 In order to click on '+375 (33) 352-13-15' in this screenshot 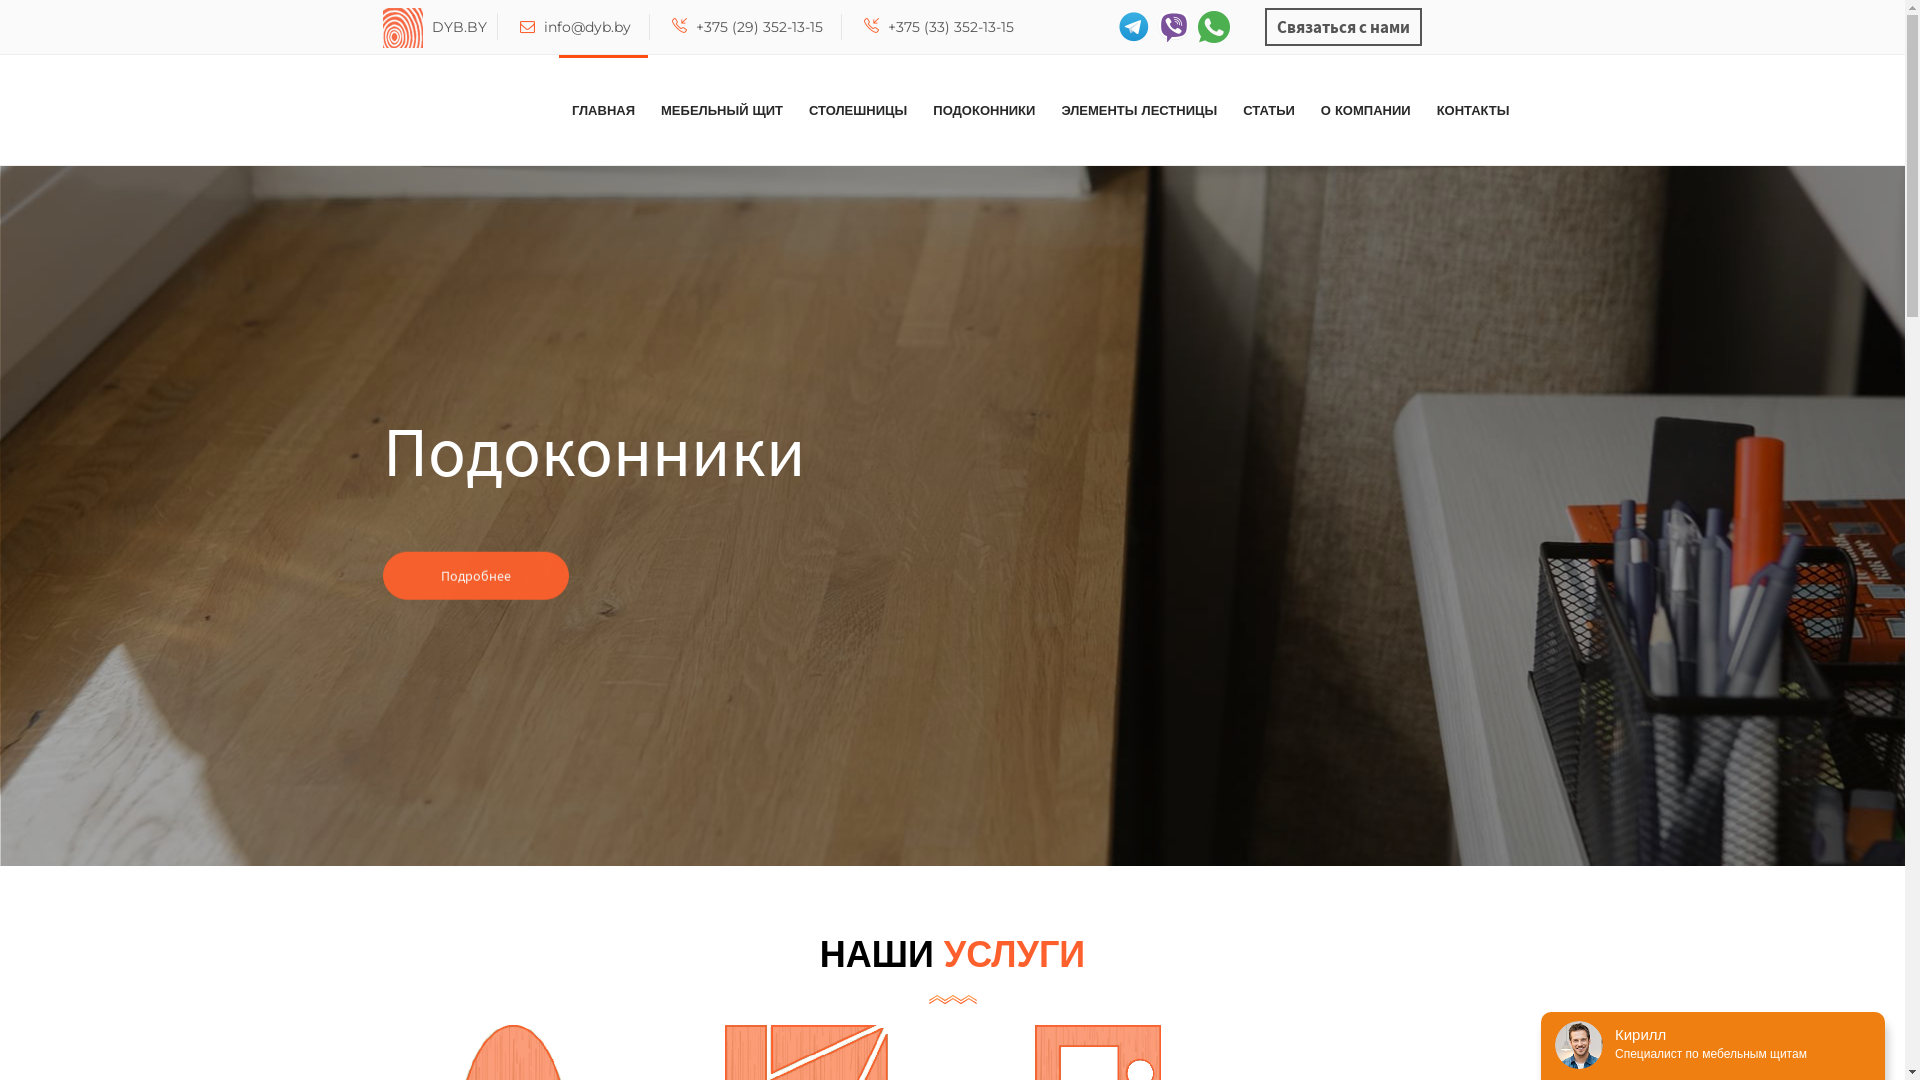, I will do `click(938, 27)`.